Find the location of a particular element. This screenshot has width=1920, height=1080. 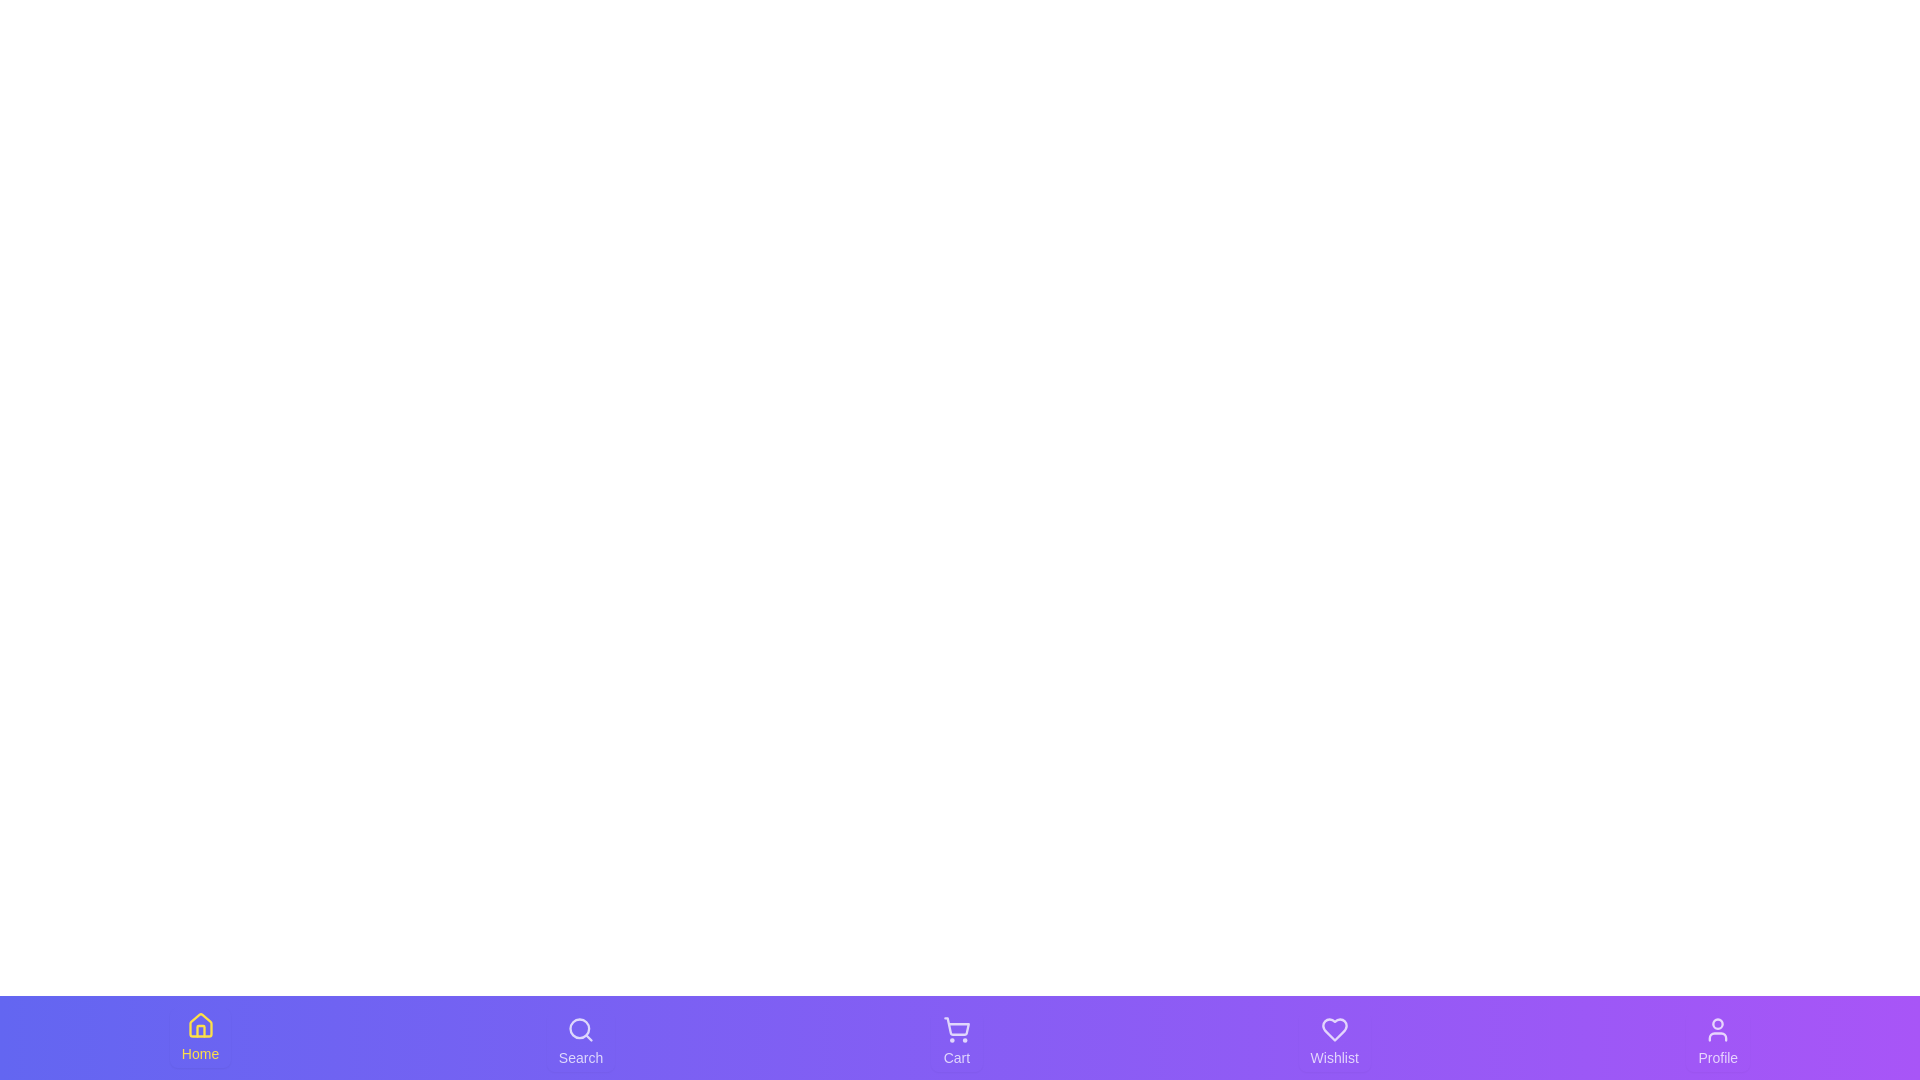

the tab corresponding to Home to switch to that section is located at coordinates (200, 1036).